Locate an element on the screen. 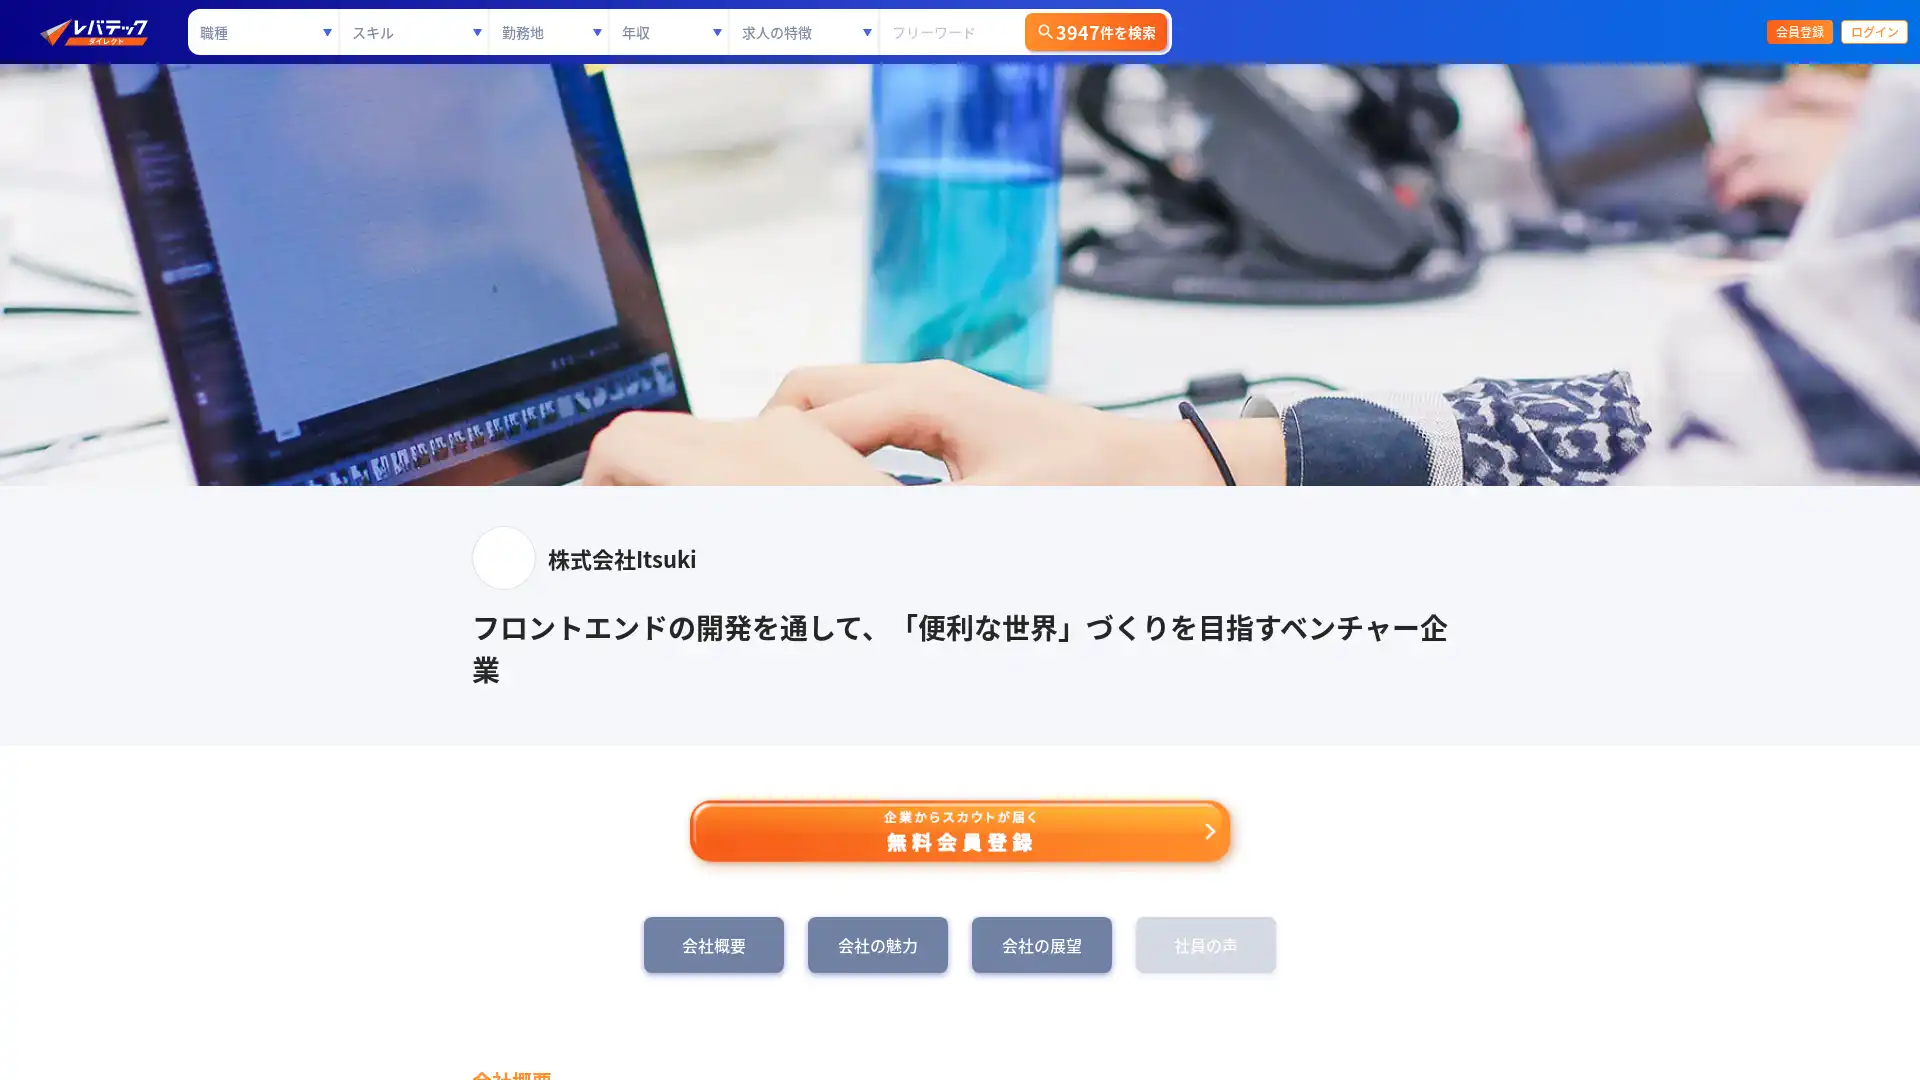 Image resolution: width=1920 pixels, height=1080 pixels. 3947 is located at coordinates (1094, 31).